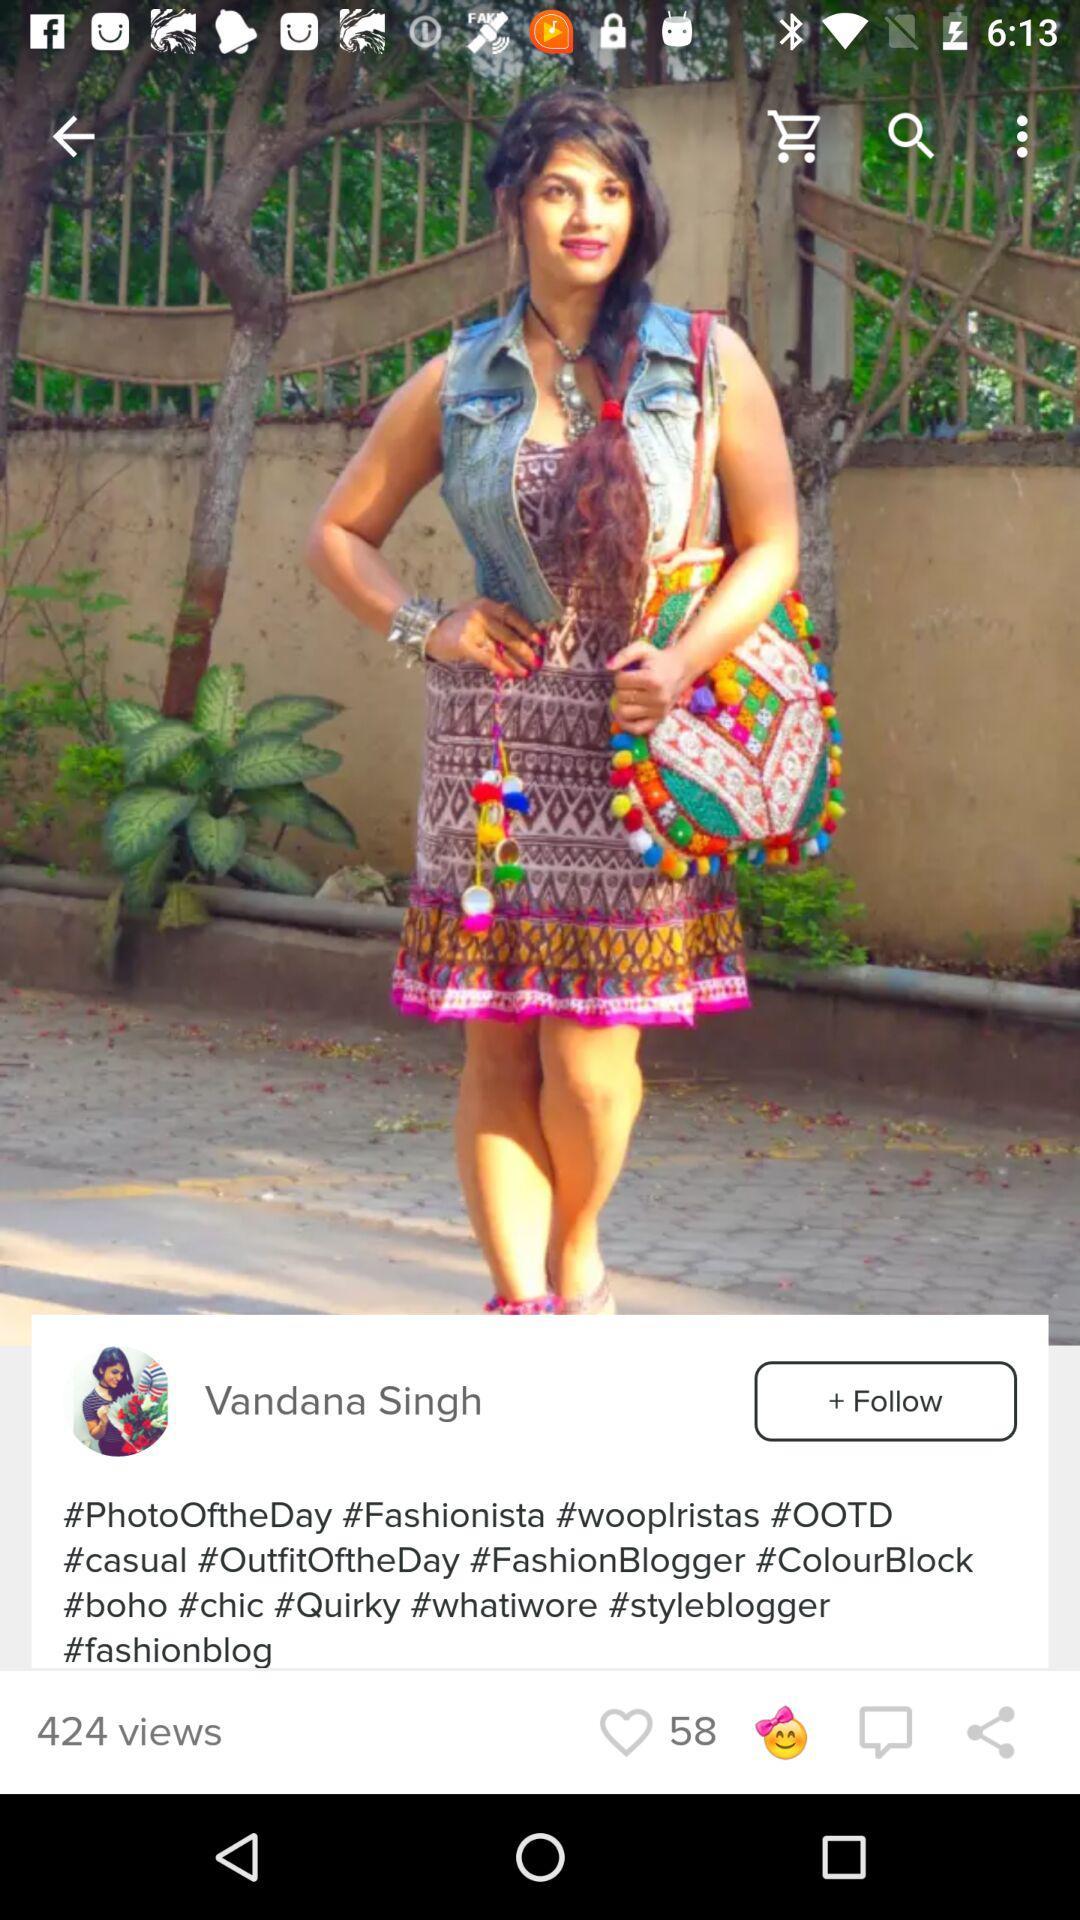  Describe the element at coordinates (884, 1731) in the screenshot. I see `message option` at that location.